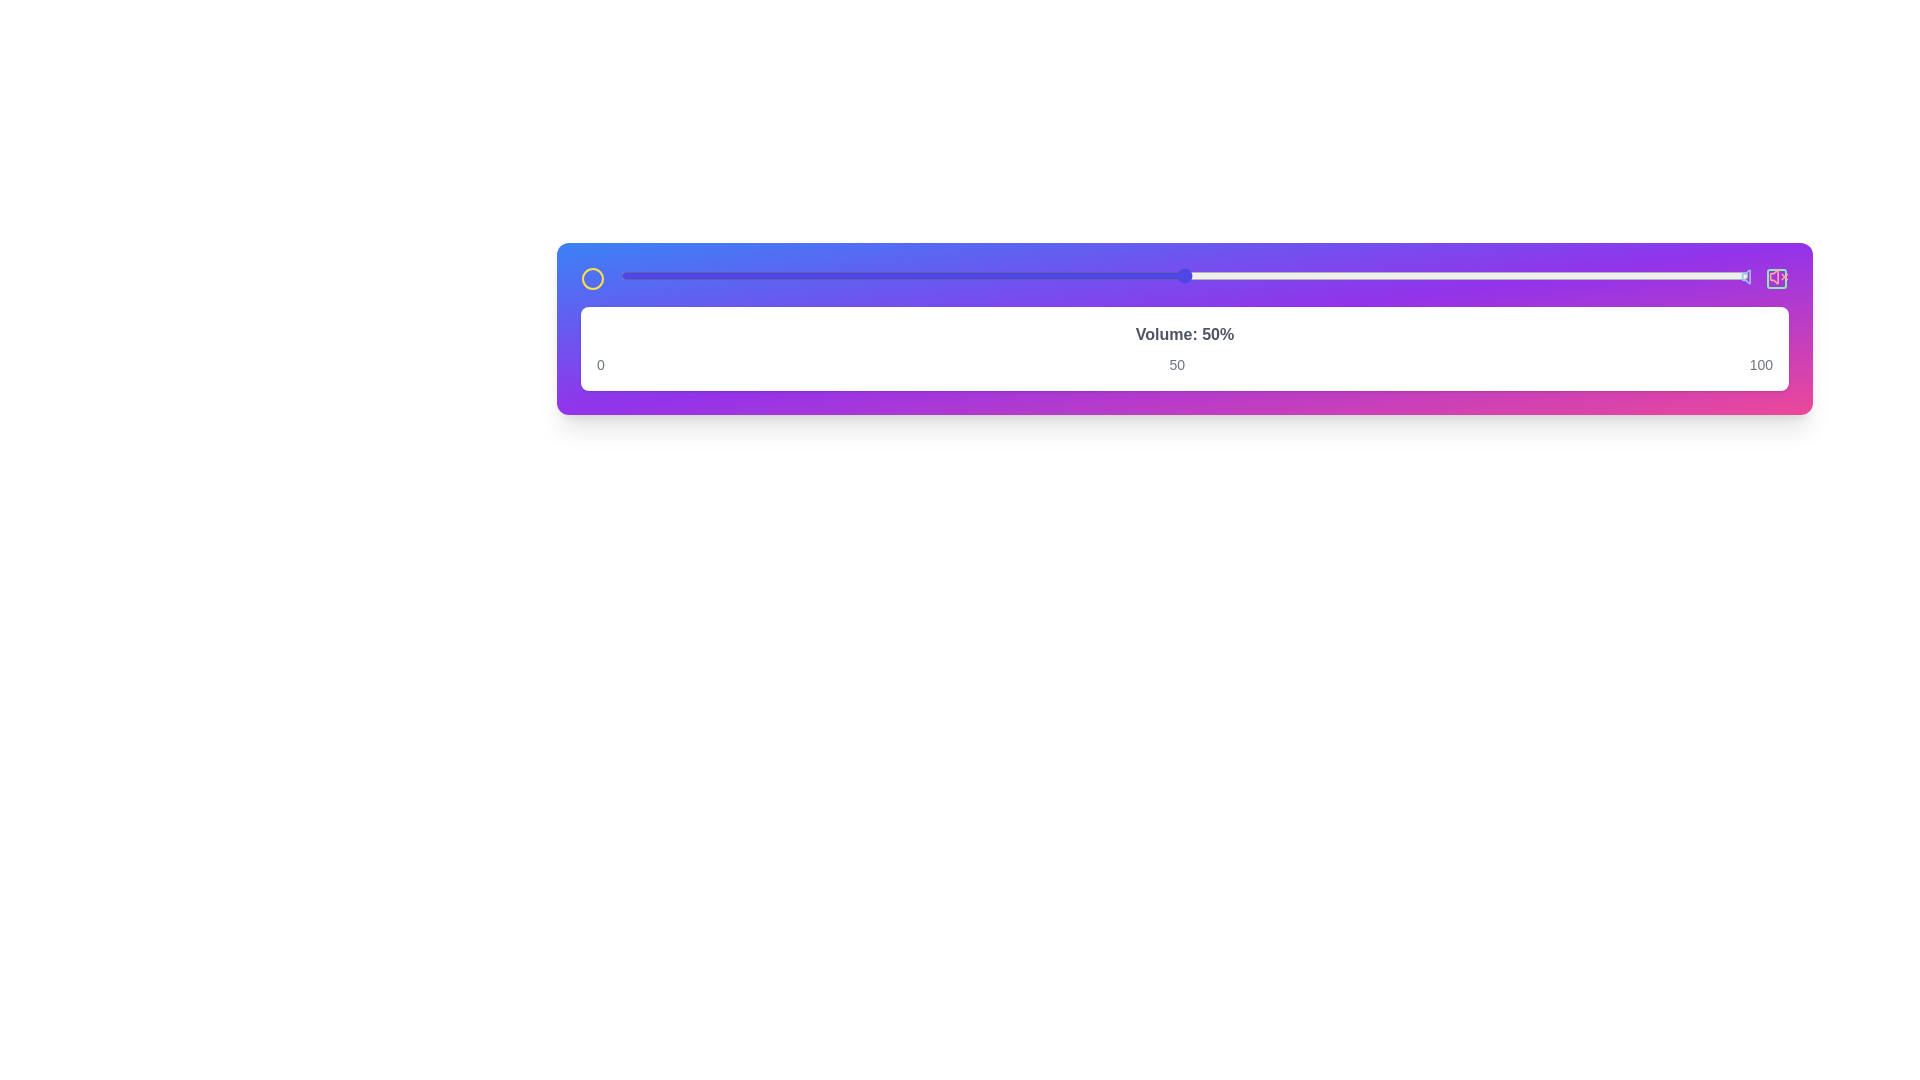  Describe the element at coordinates (592, 278) in the screenshot. I see `the circle icon to interact with it` at that location.